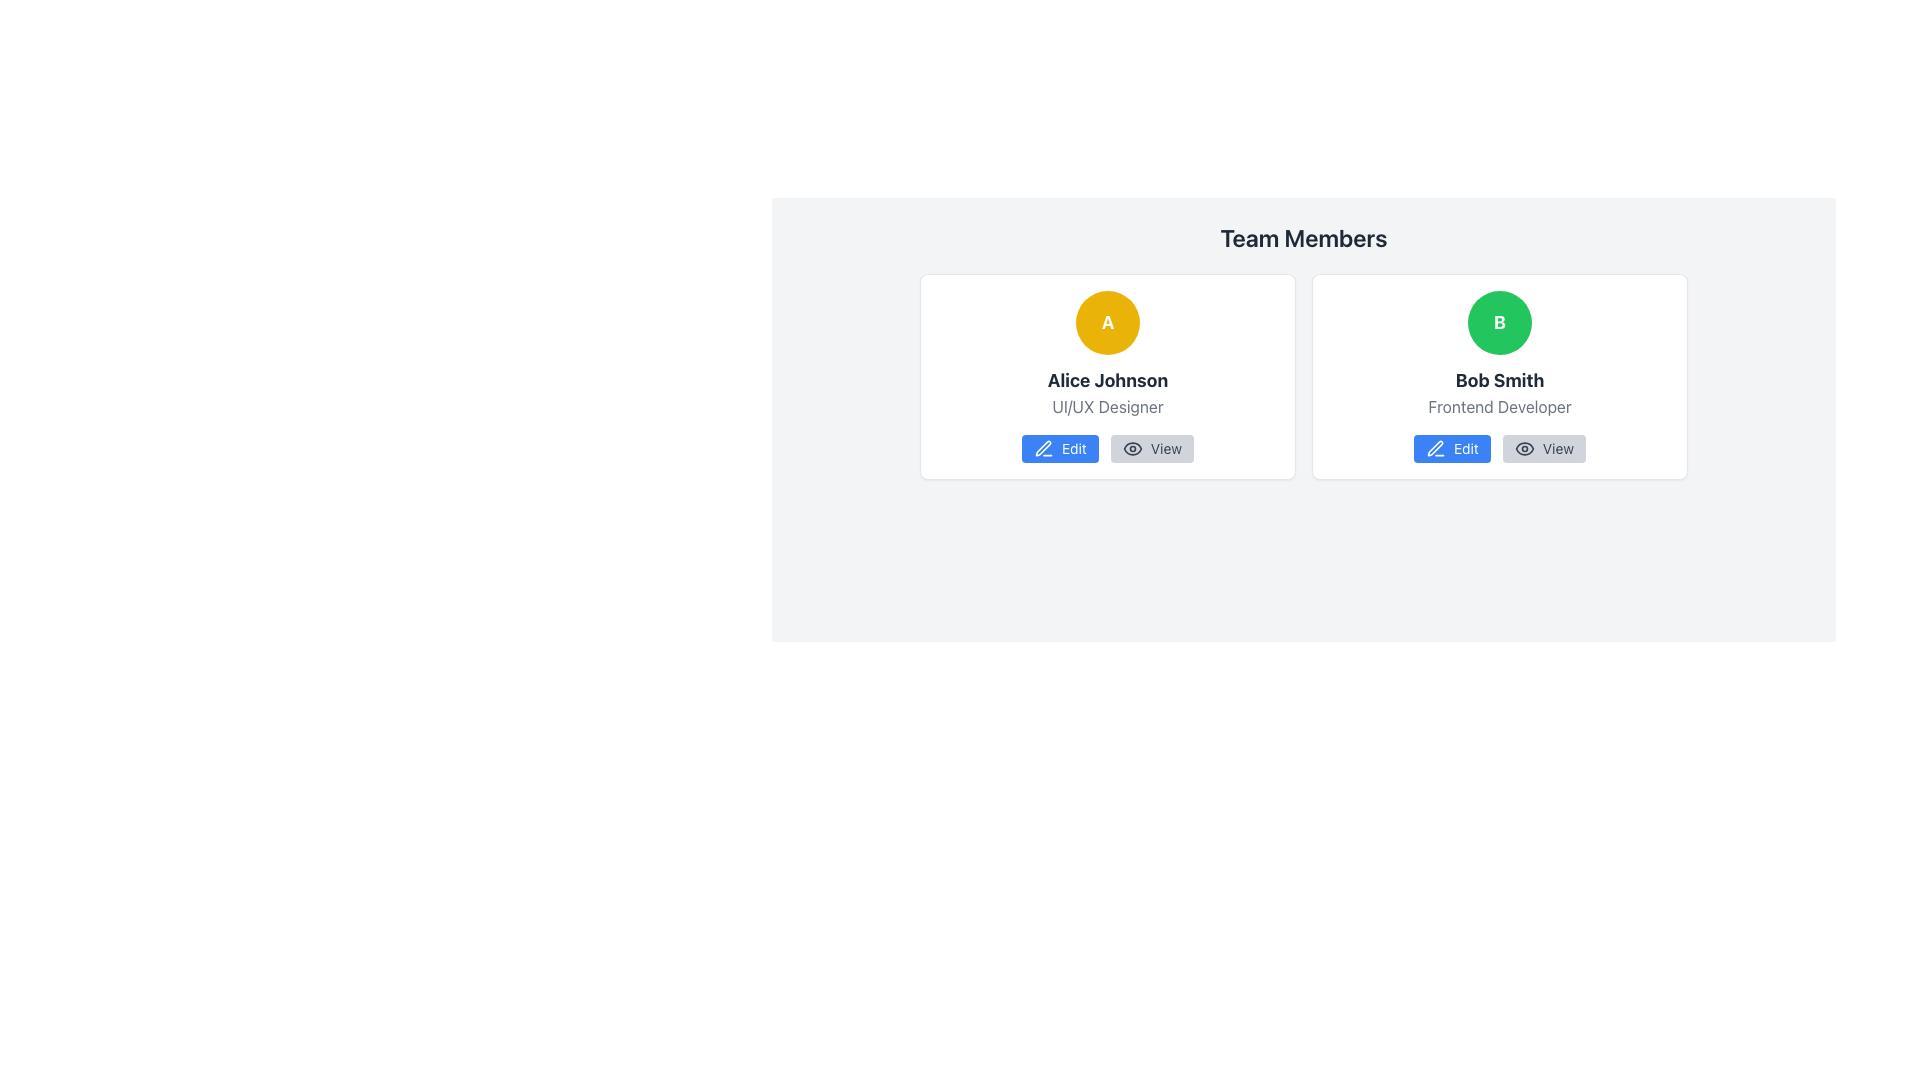 This screenshot has height=1080, width=1920. I want to click on the 'View' button located in the bottom section of the profile card for 'Alice Johnson UI/UX Designer', so click(1107, 447).